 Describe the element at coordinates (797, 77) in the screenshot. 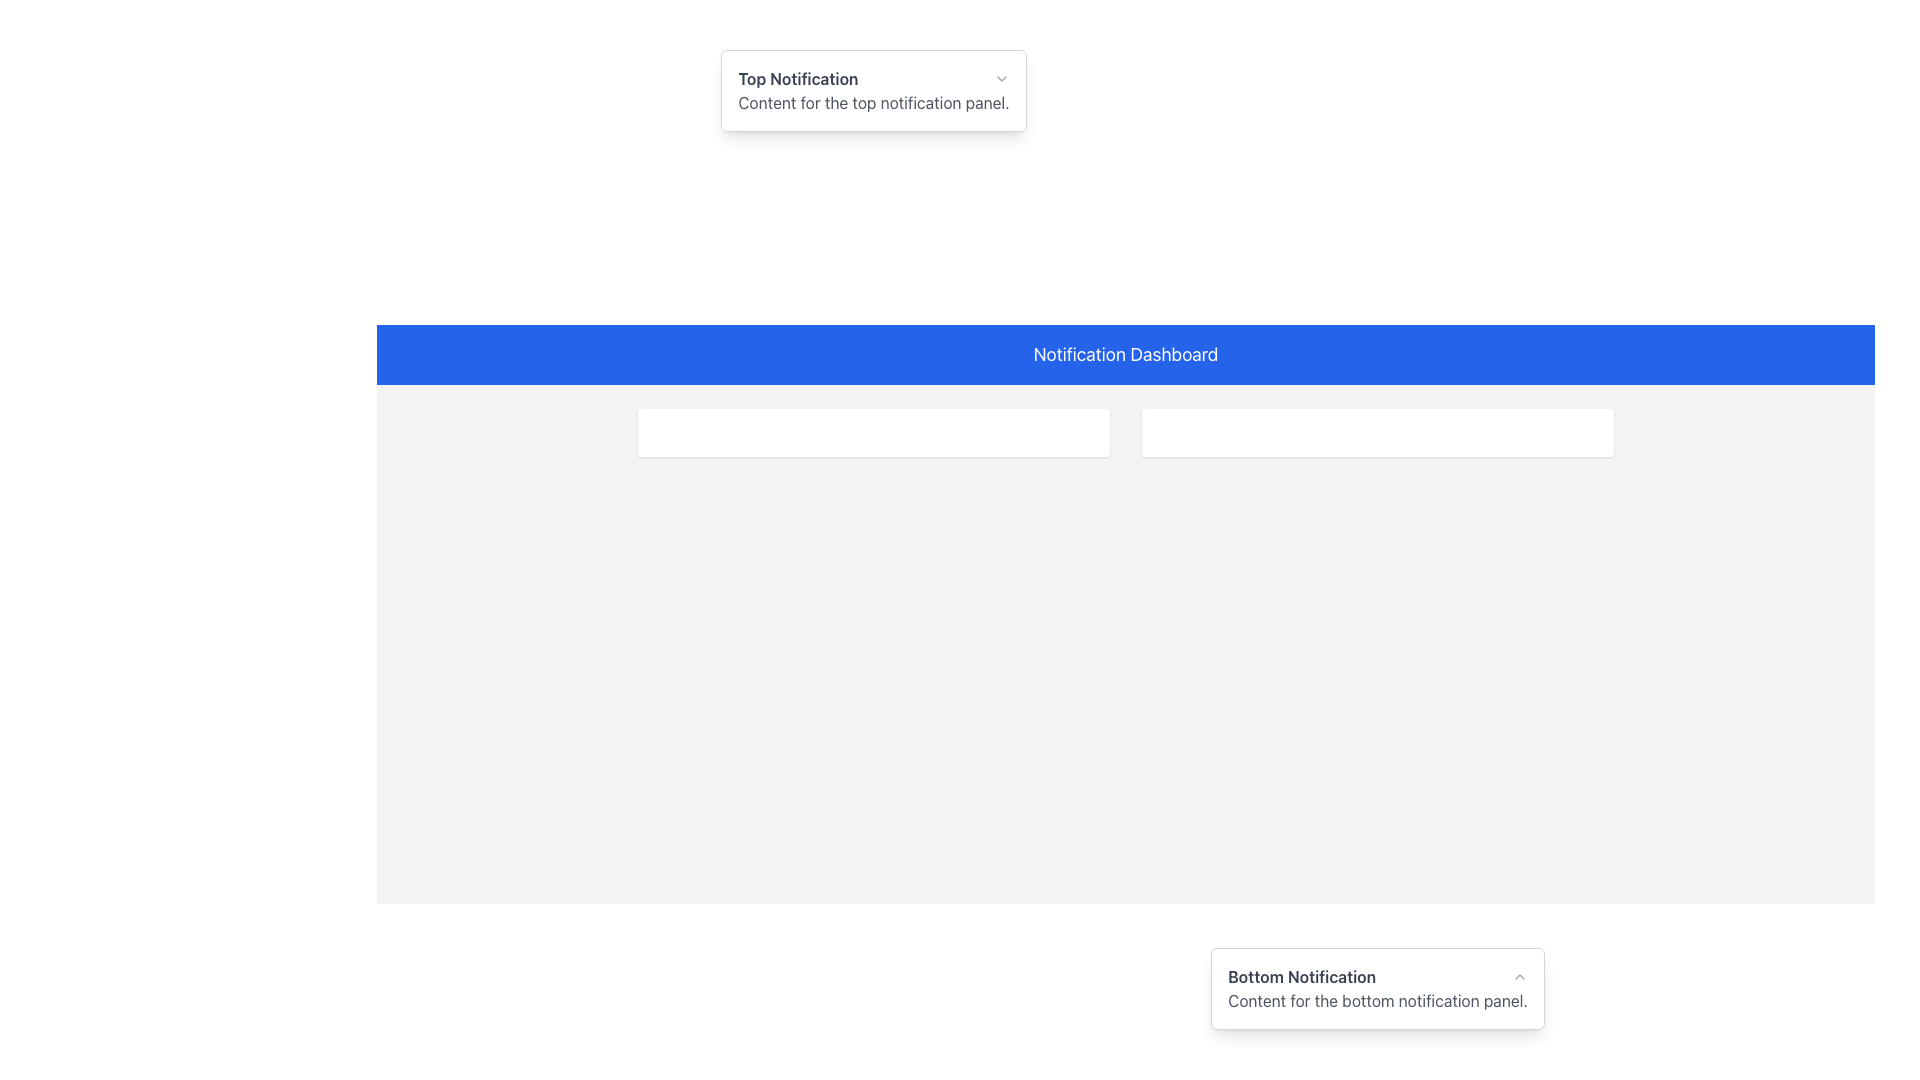

I see `text of the 'Top Notification' label displayed in bold gray font at the top of the notification panel` at that location.